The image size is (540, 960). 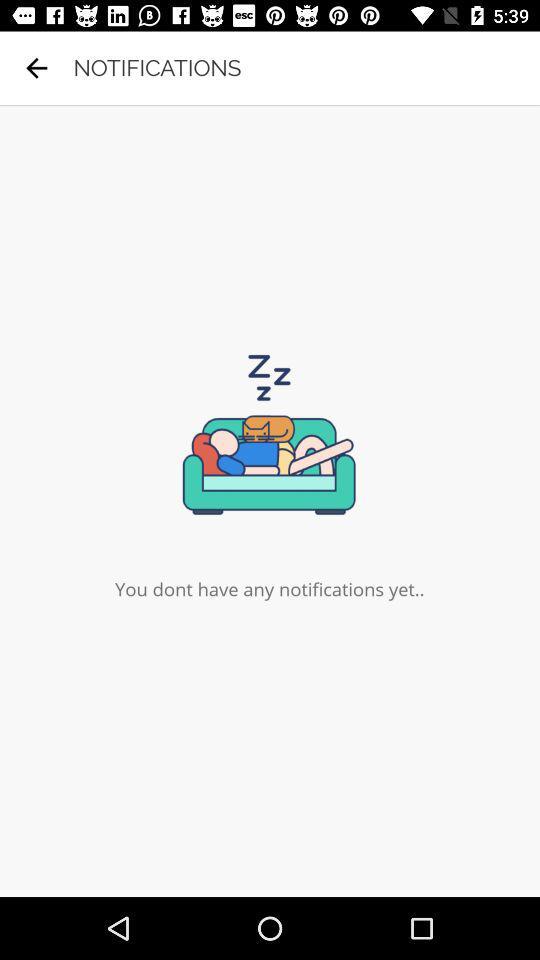 I want to click on icon to the left of notifications, so click(x=36, y=68).